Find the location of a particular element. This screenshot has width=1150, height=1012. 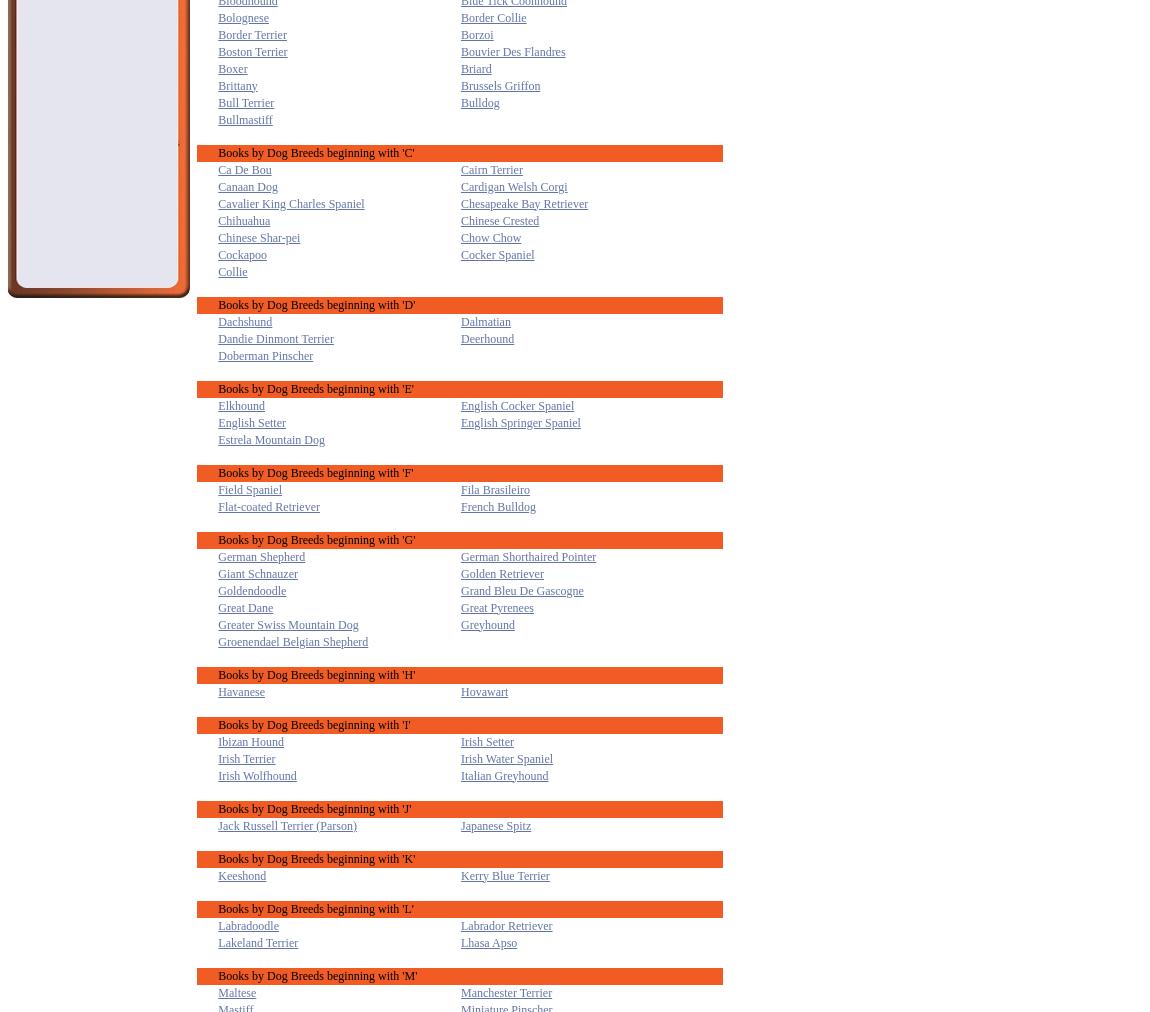

'French Bulldog' is located at coordinates (497, 506).